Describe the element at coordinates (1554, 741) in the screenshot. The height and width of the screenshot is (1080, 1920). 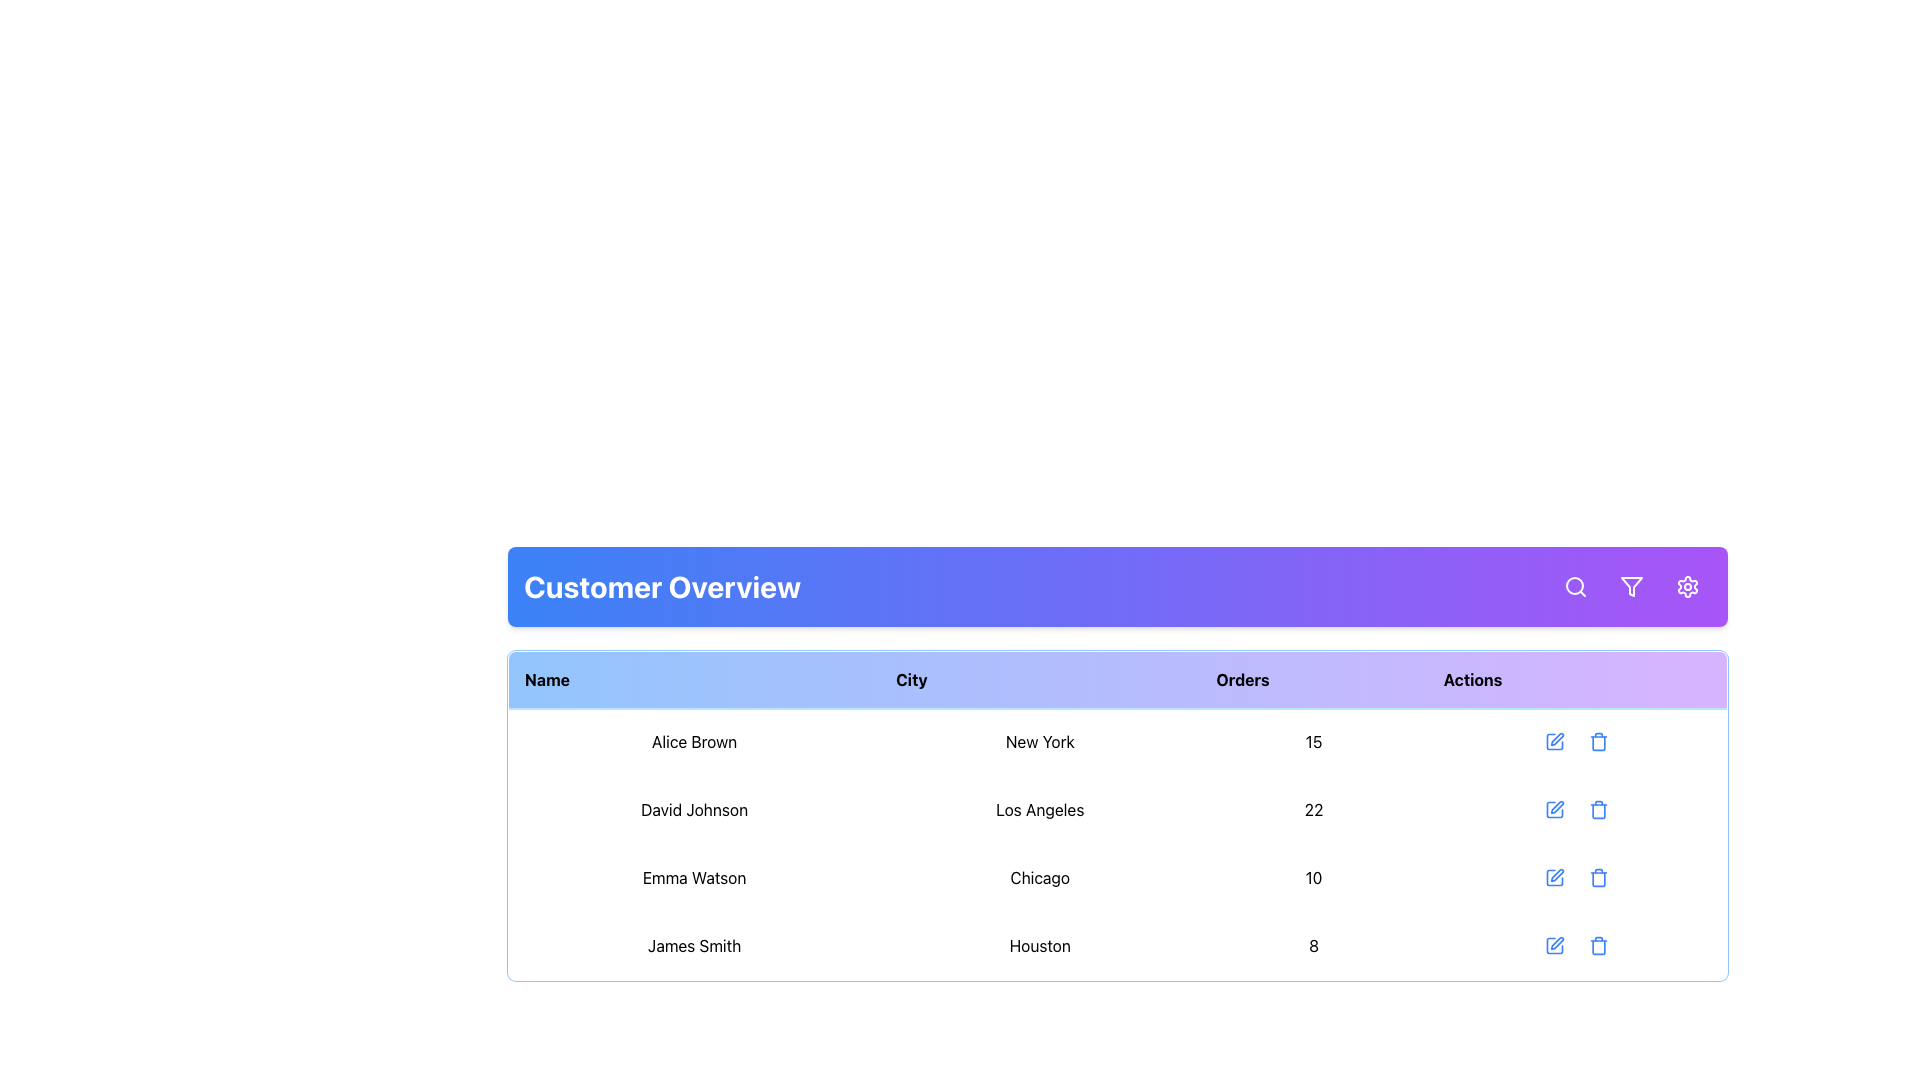
I see `the edit button, which is a small blue square icon with a pencil inside, located in the 'Actions' column of the first row of the table` at that location.